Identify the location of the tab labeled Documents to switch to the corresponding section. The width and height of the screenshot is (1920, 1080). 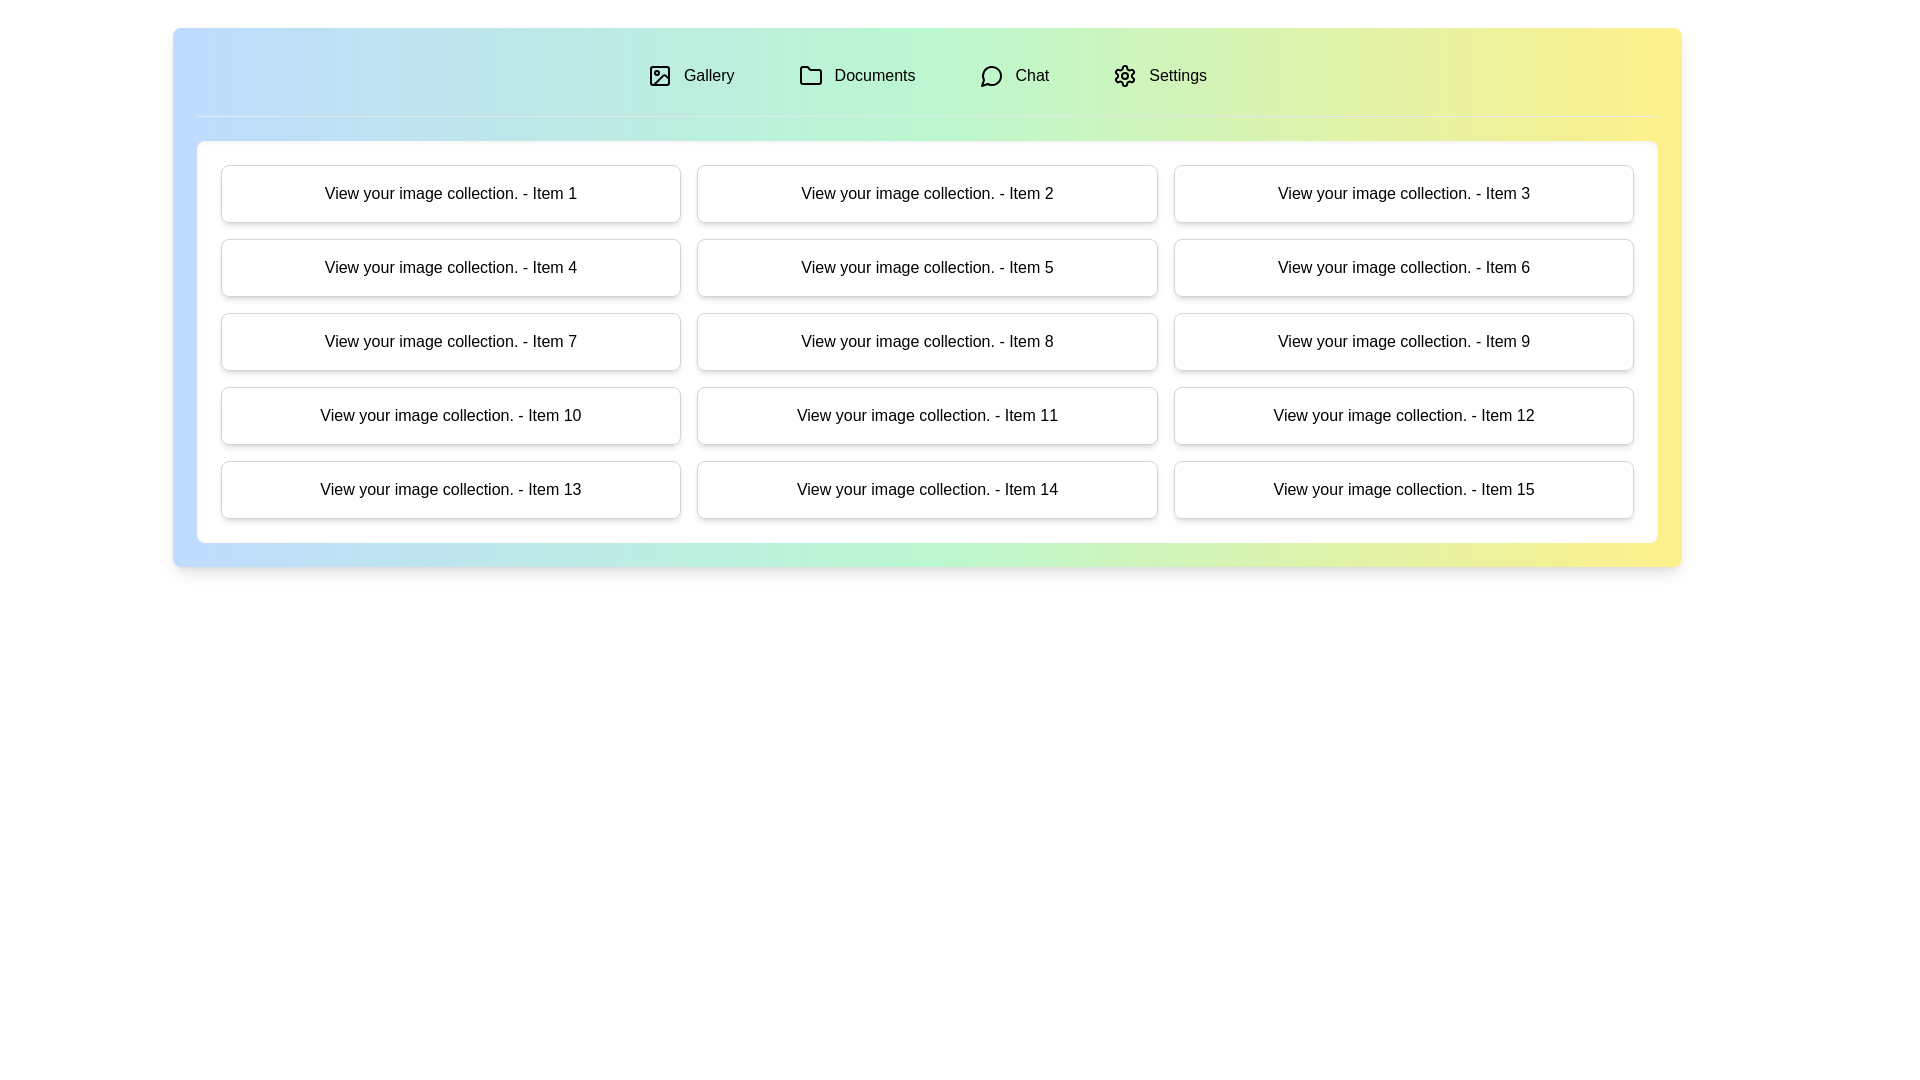
(857, 75).